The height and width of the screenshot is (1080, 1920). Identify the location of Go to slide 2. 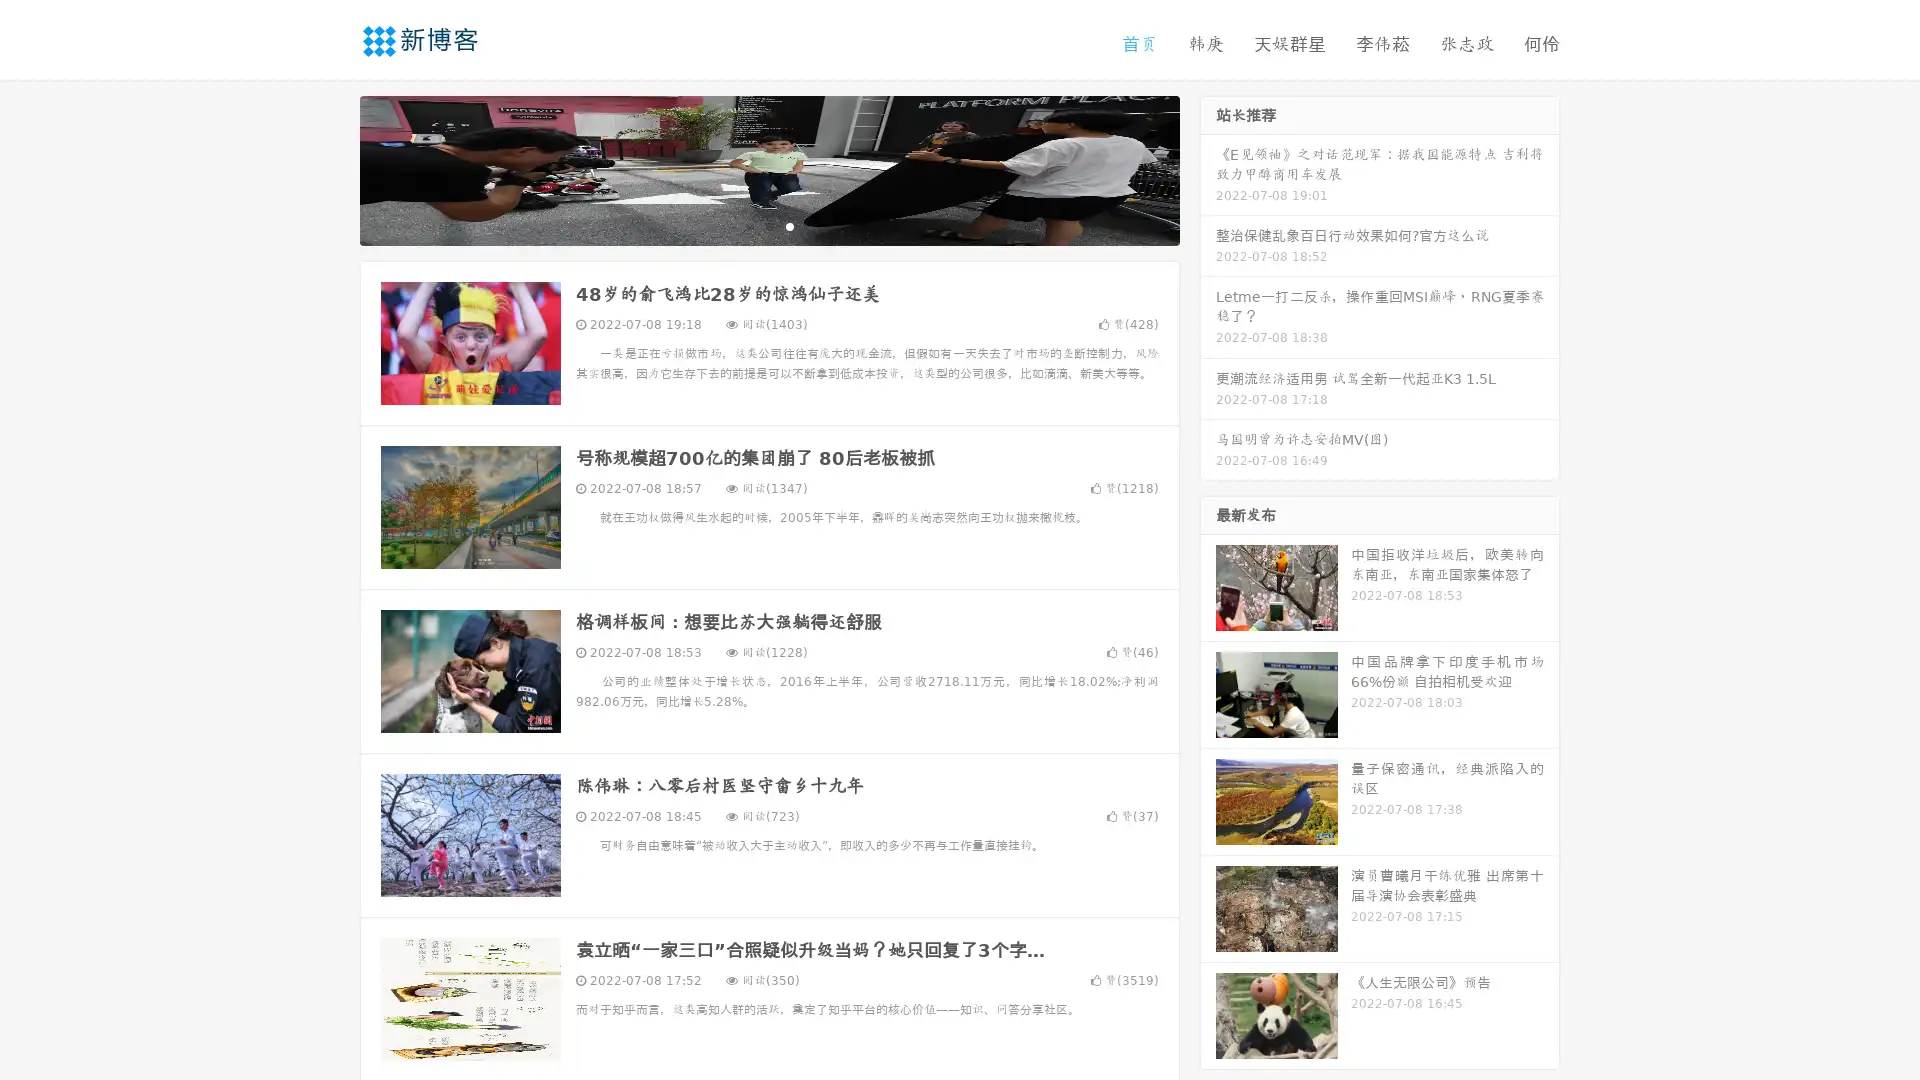
(768, 225).